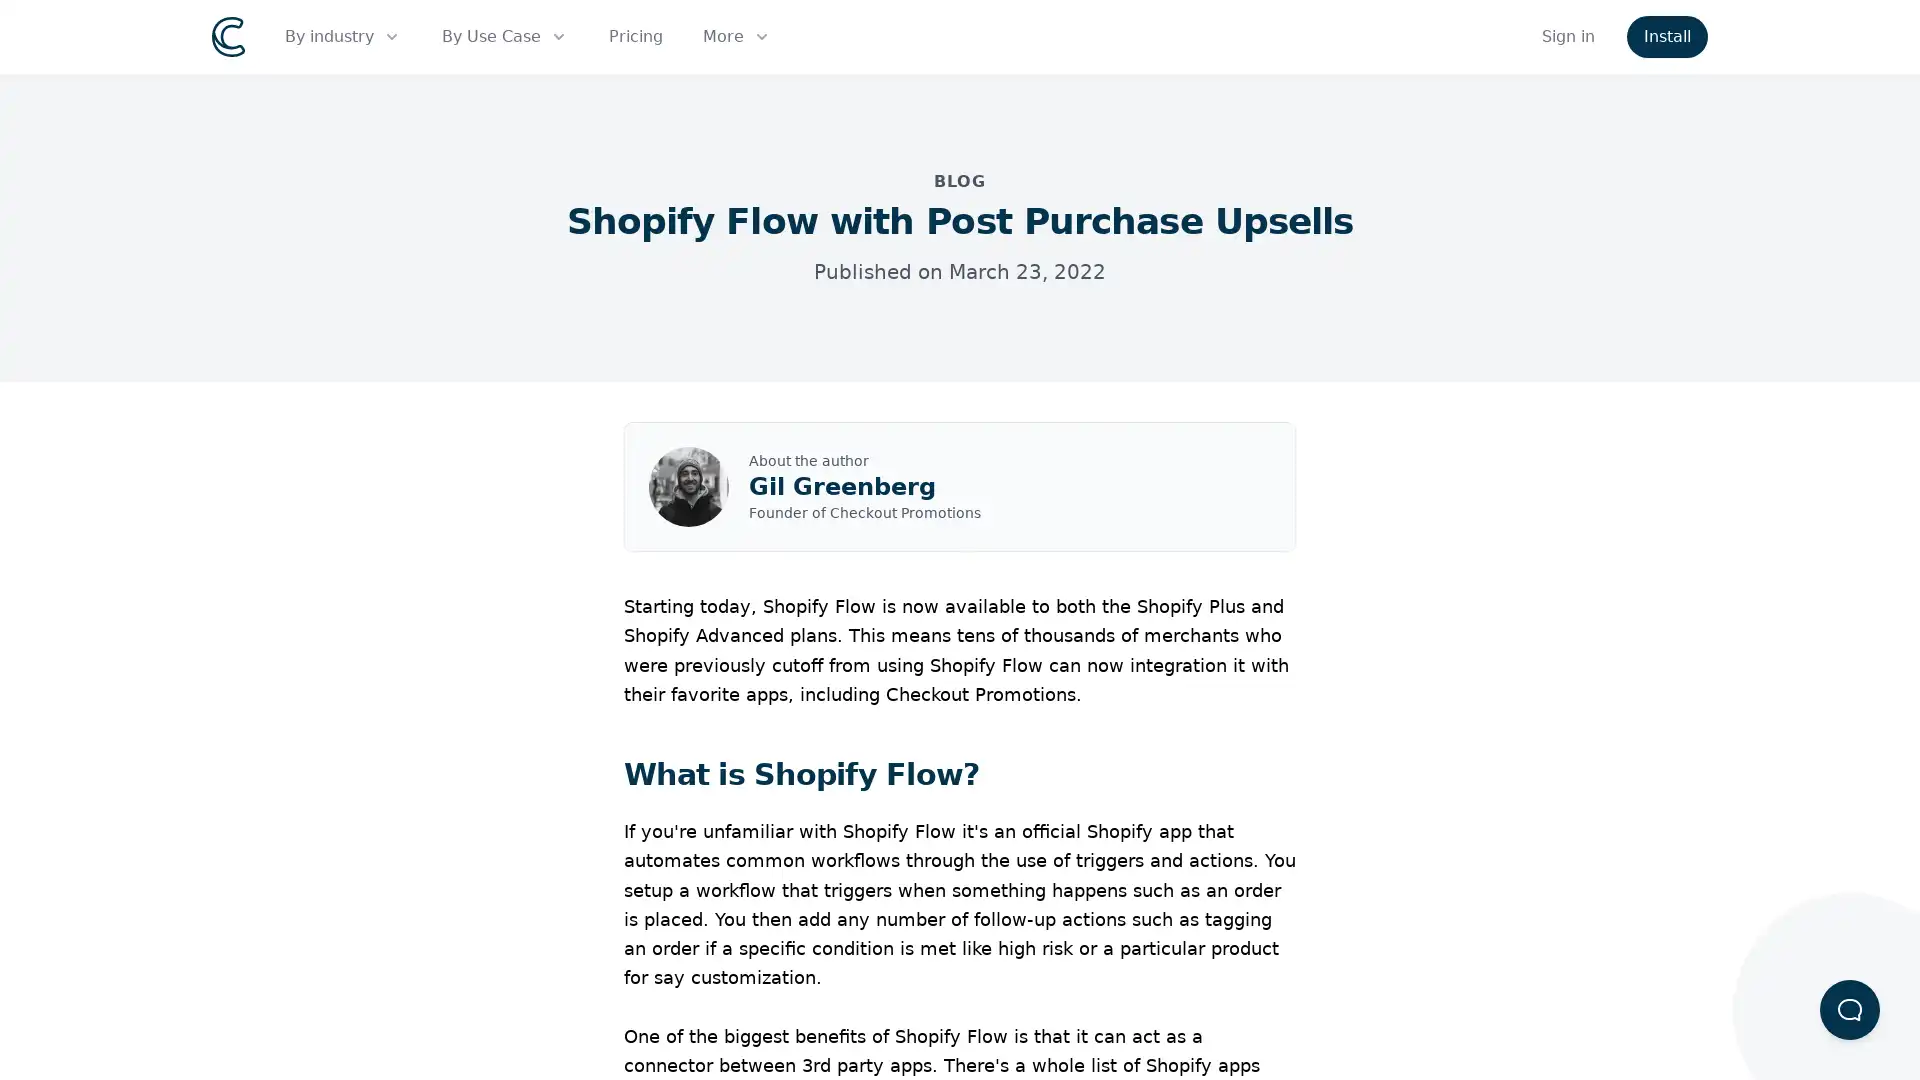  What do you see at coordinates (505, 37) in the screenshot?
I see `By Use Case` at bounding box center [505, 37].